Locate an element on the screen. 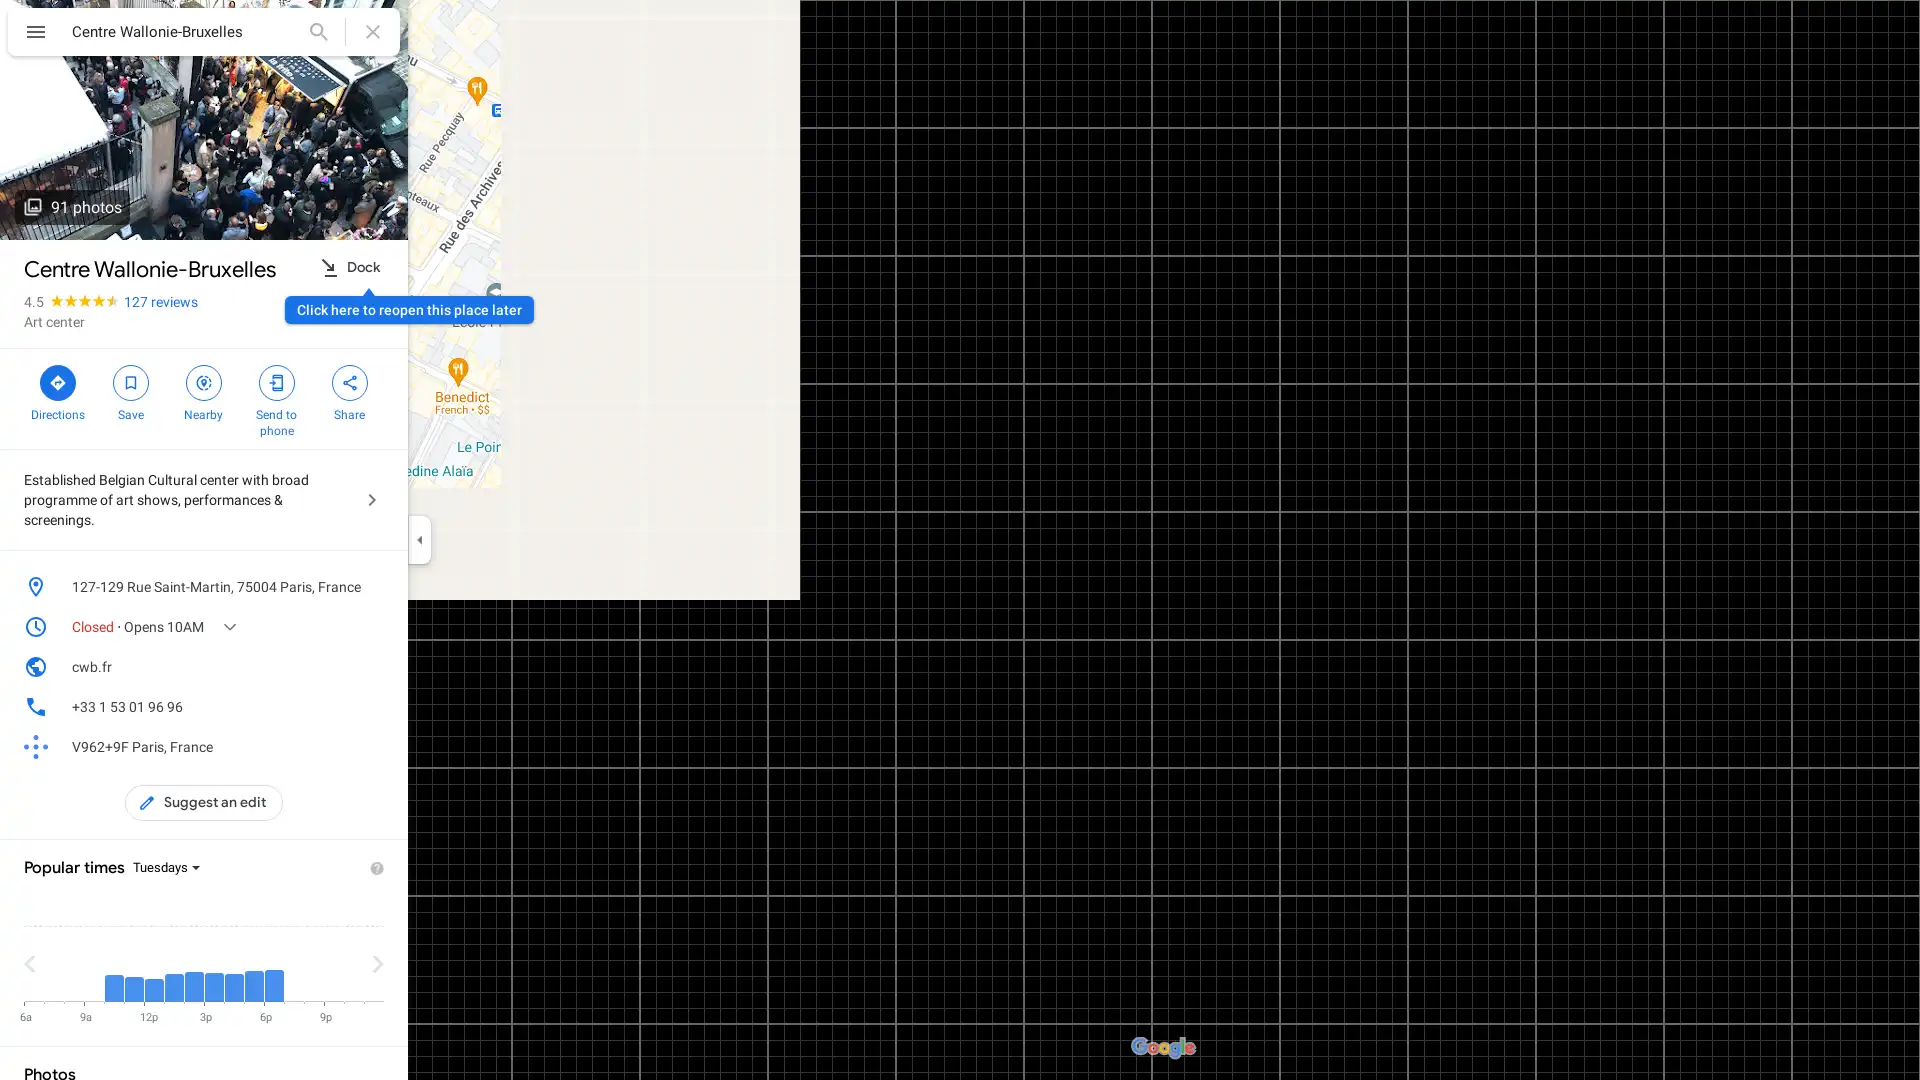 Image resolution: width=1920 pixels, height=1080 pixels. Directions to Centre Wallonie-Bruxelles is located at coordinates (57, 390).